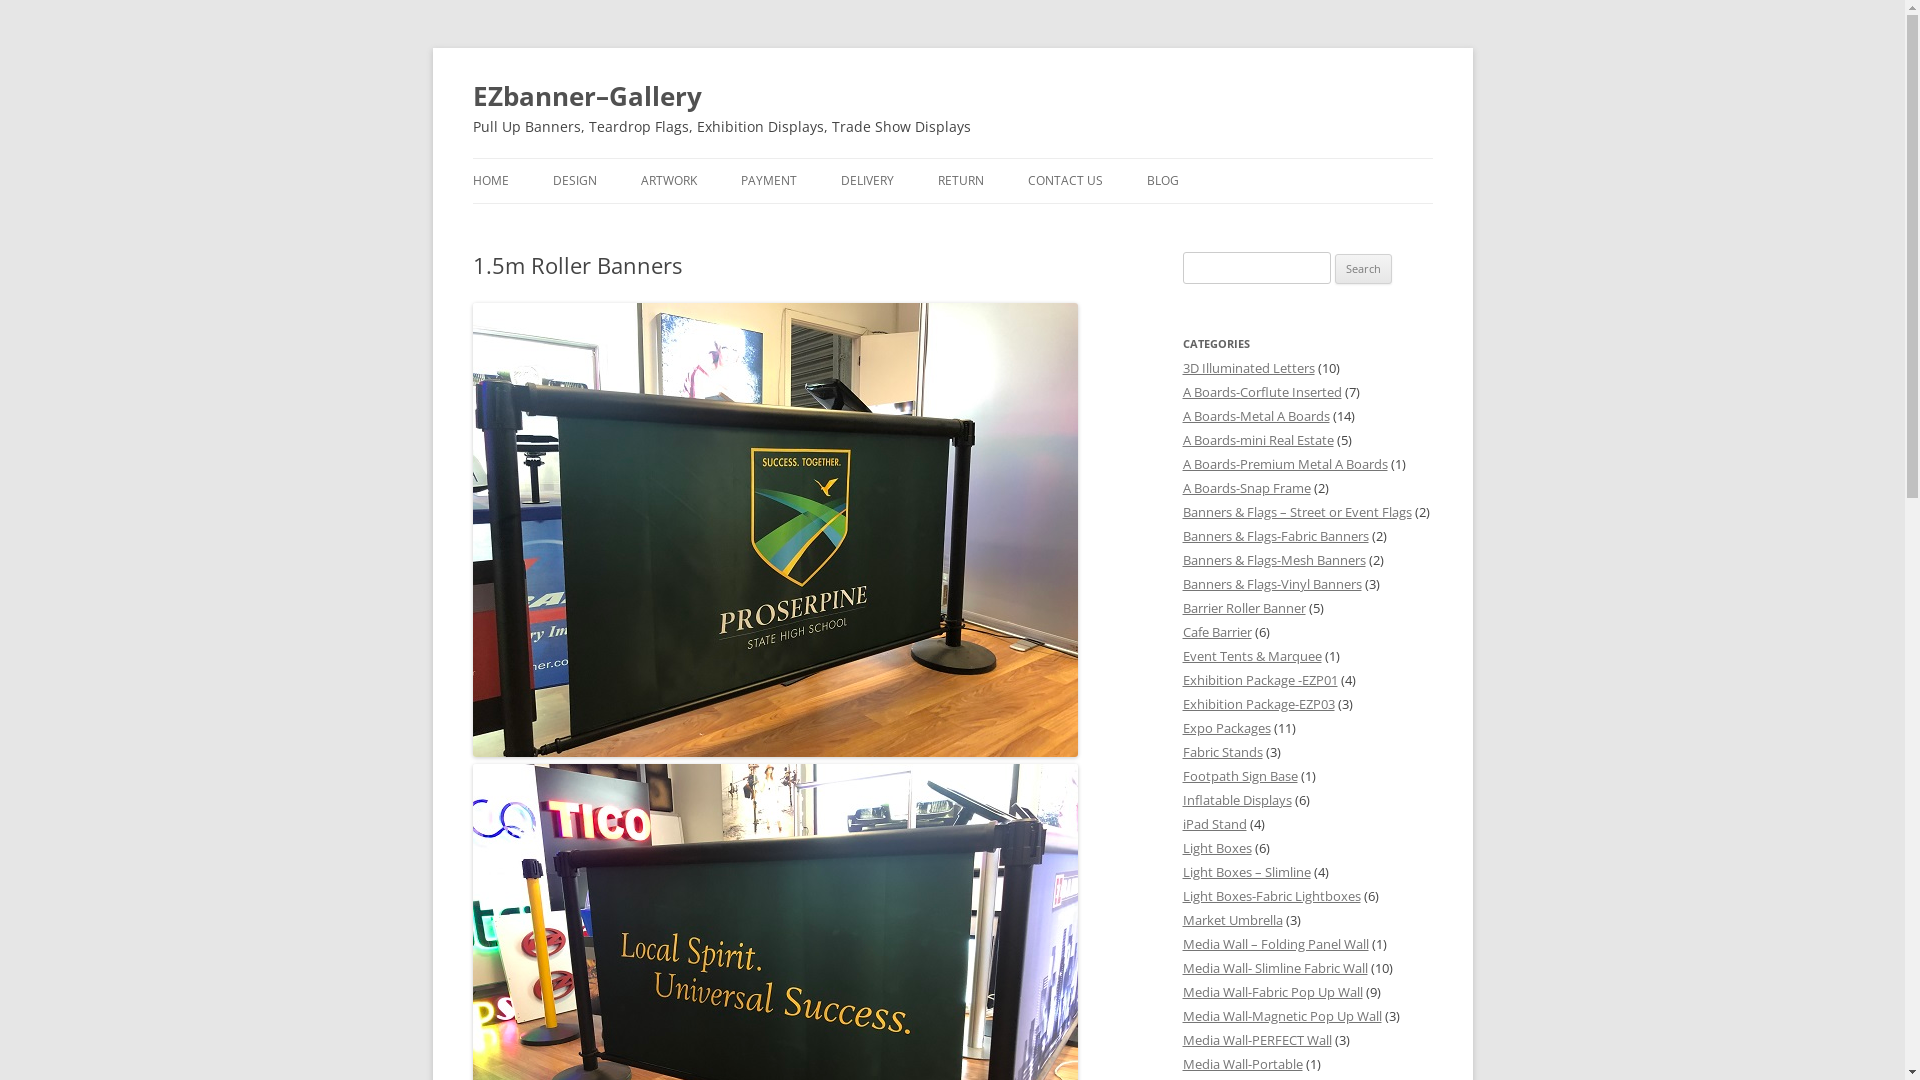 This screenshot has height=1080, width=1920. I want to click on 'Cafe Barrier', so click(1181, 632).